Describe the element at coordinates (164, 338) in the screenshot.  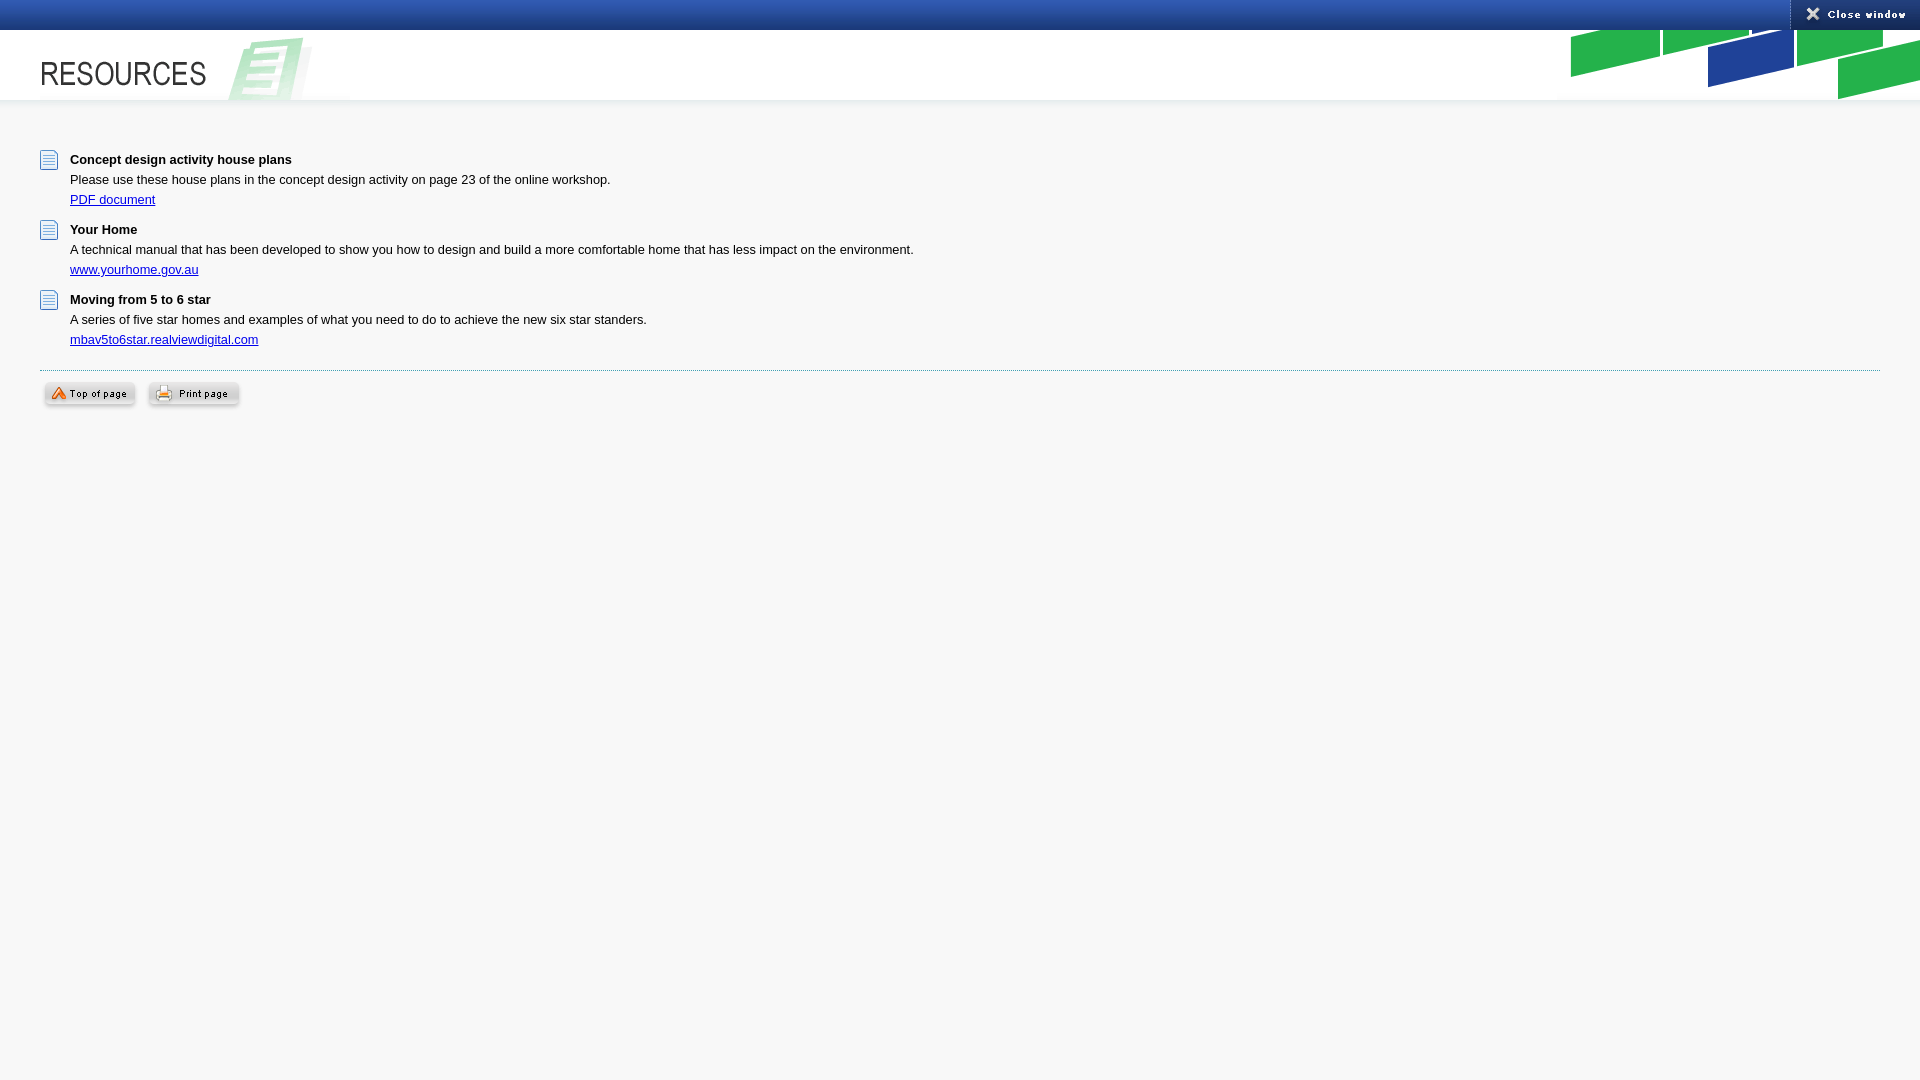
I see `'mbav5to6star.realviewdigital.com'` at that location.